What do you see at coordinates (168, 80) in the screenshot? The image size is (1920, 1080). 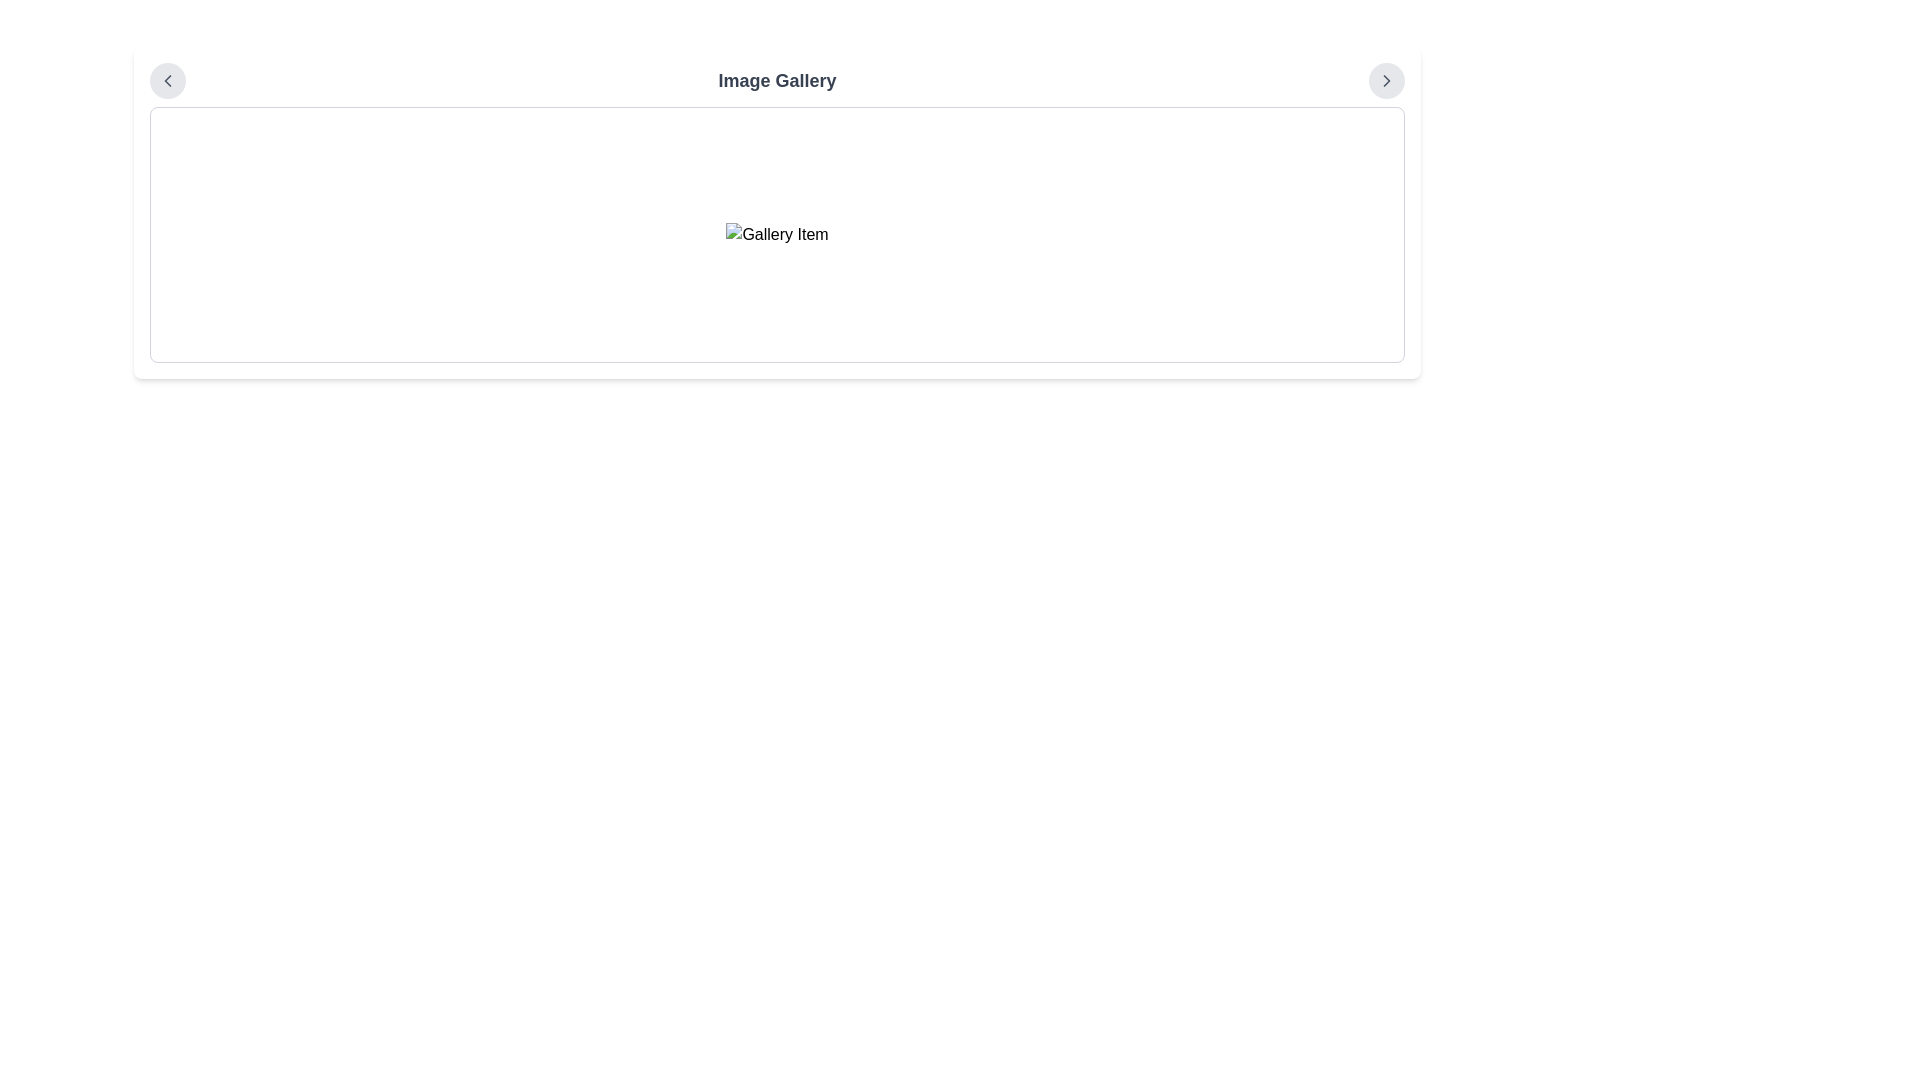 I see `the chevron icon located at the top-left corner of the interface` at bounding box center [168, 80].